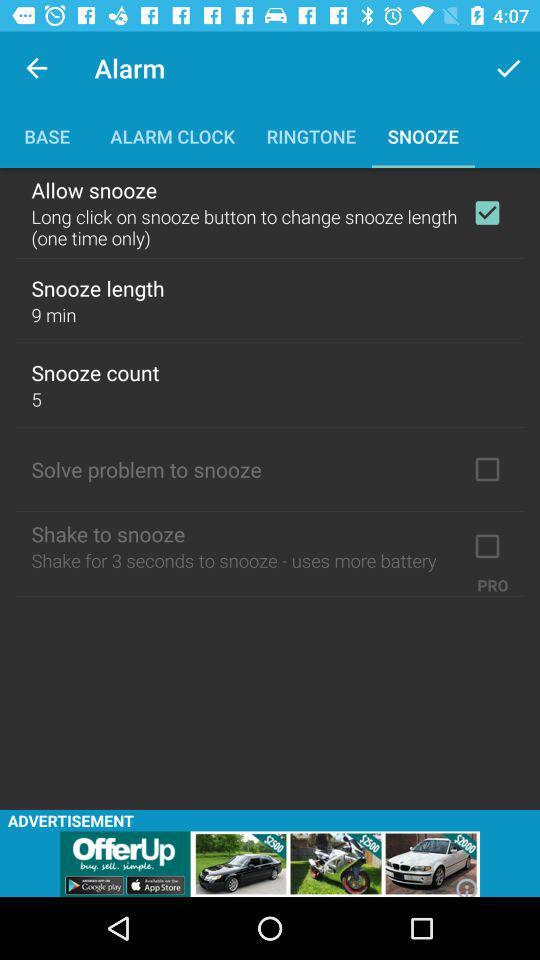  Describe the element at coordinates (486, 213) in the screenshot. I see `on or off` at that location.